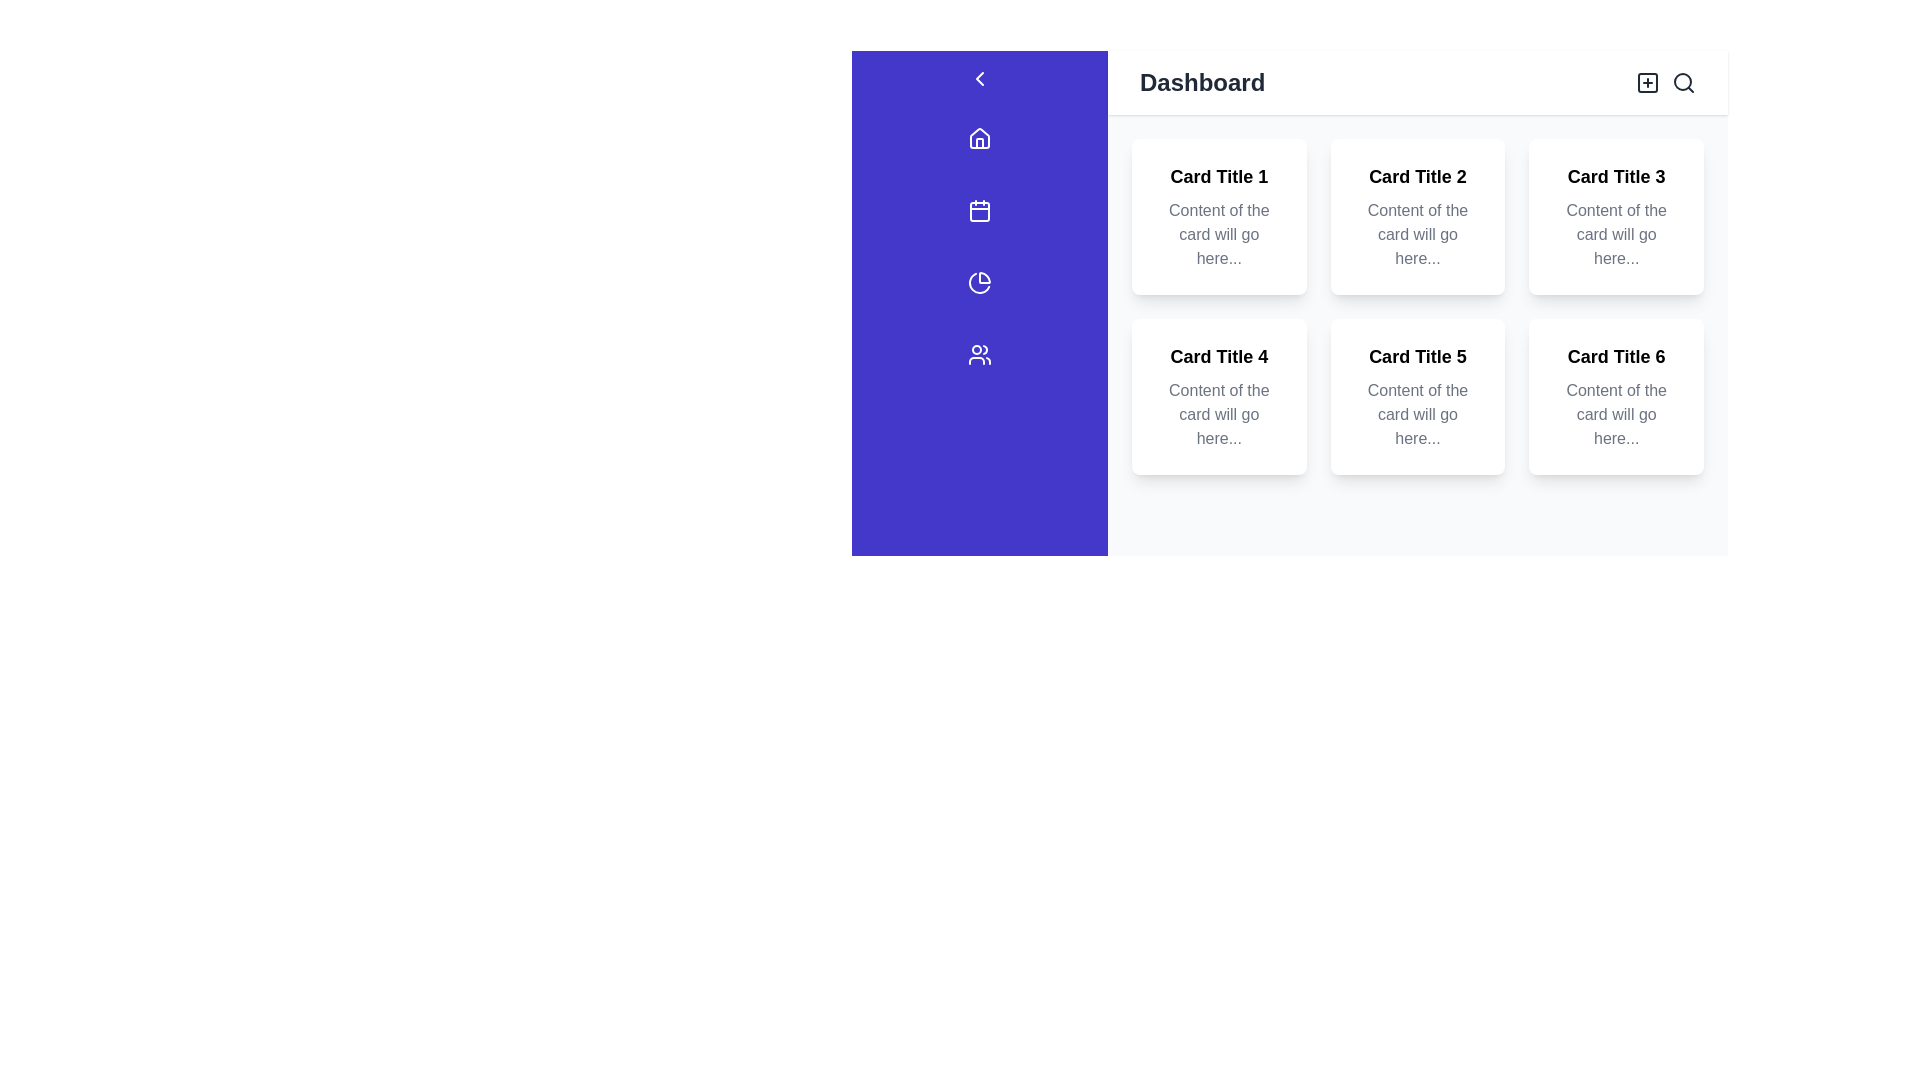 The width and height of the screenshot is (1920, 1080). I want to click on the first card in the grid layout, which has a white background, rounded corners, and contains the title 'Card Title 1' and descriptive text. This action will highlight the card, so click(1218, 216).